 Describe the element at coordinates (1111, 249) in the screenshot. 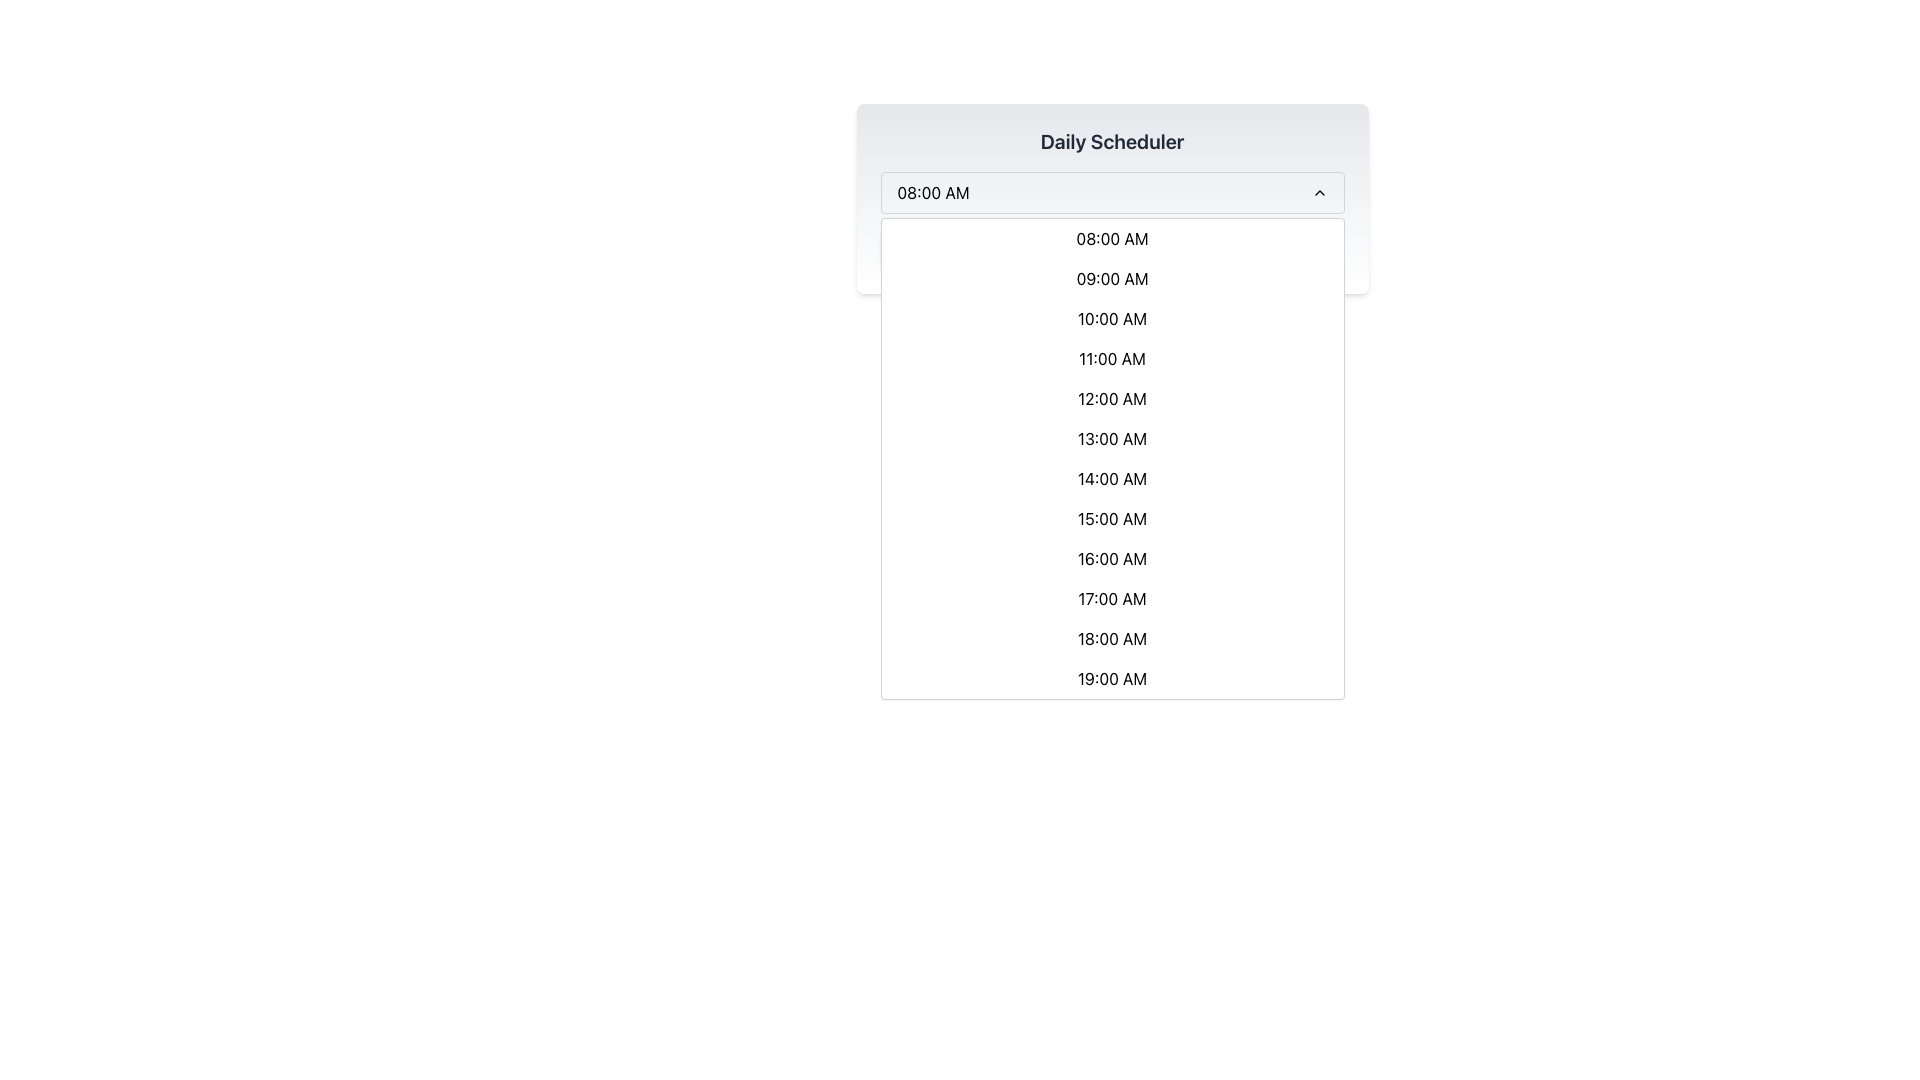

I see `the first time selection option in the scheduling dropdown, which sets the schedule to 08:00 AM` at that location.